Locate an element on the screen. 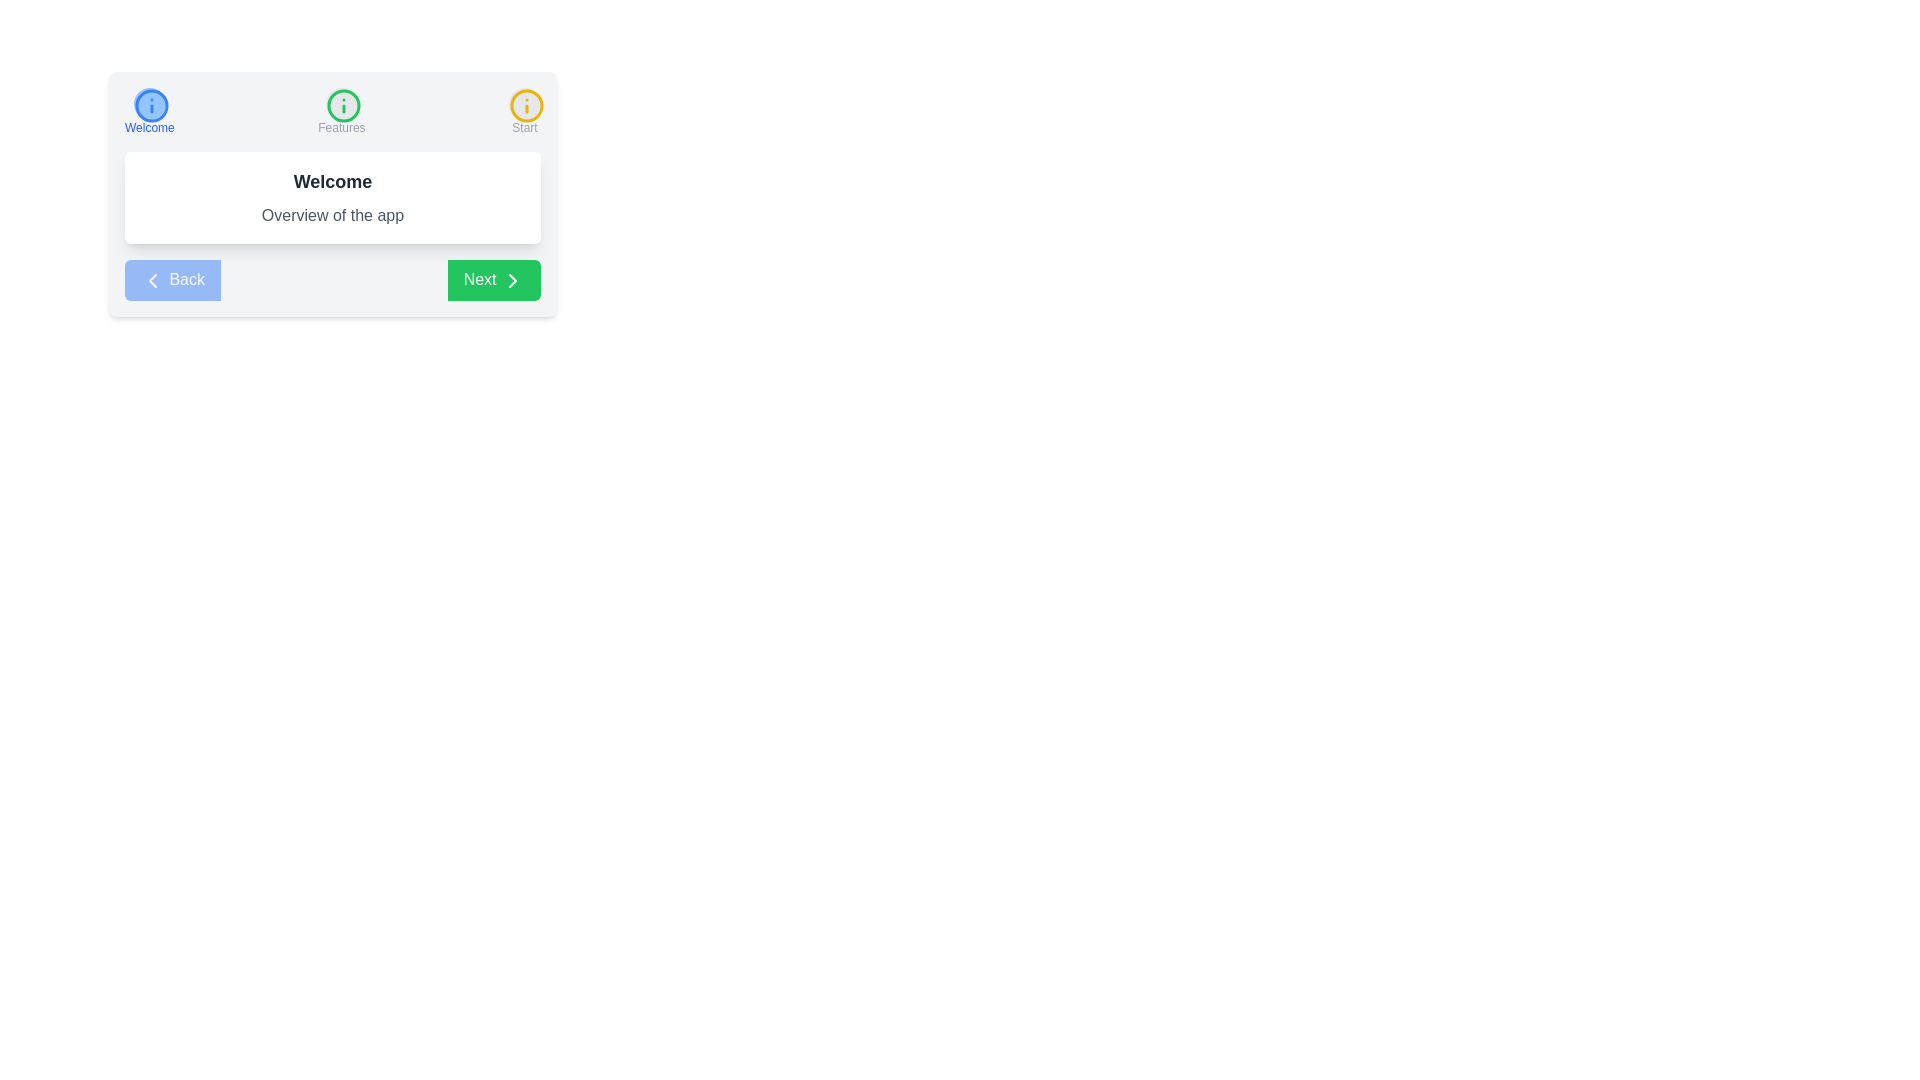 This screenshot has width=1920, height=1080. the icon of step Welcome to inspect its context is located at coordinates (148, 104).